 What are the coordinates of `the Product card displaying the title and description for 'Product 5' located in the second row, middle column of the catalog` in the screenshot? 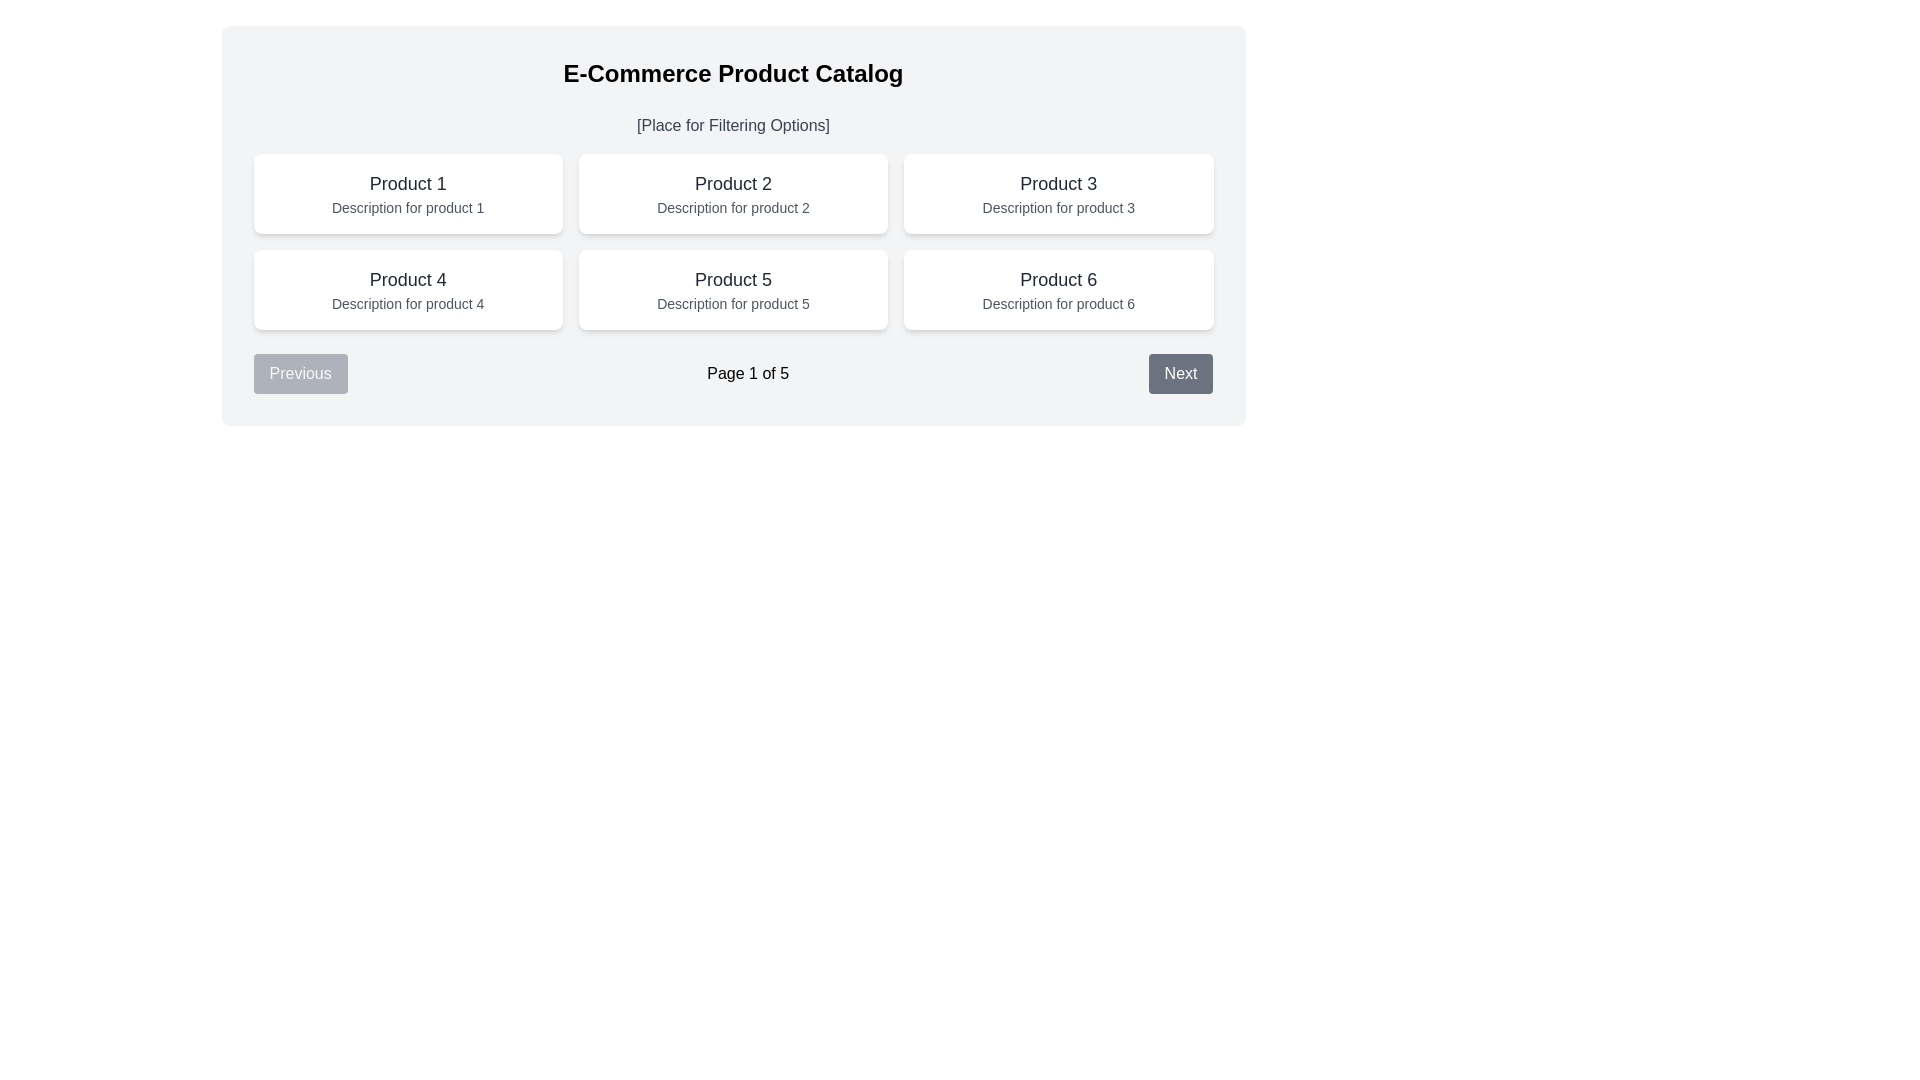 It's located at (732, 289).